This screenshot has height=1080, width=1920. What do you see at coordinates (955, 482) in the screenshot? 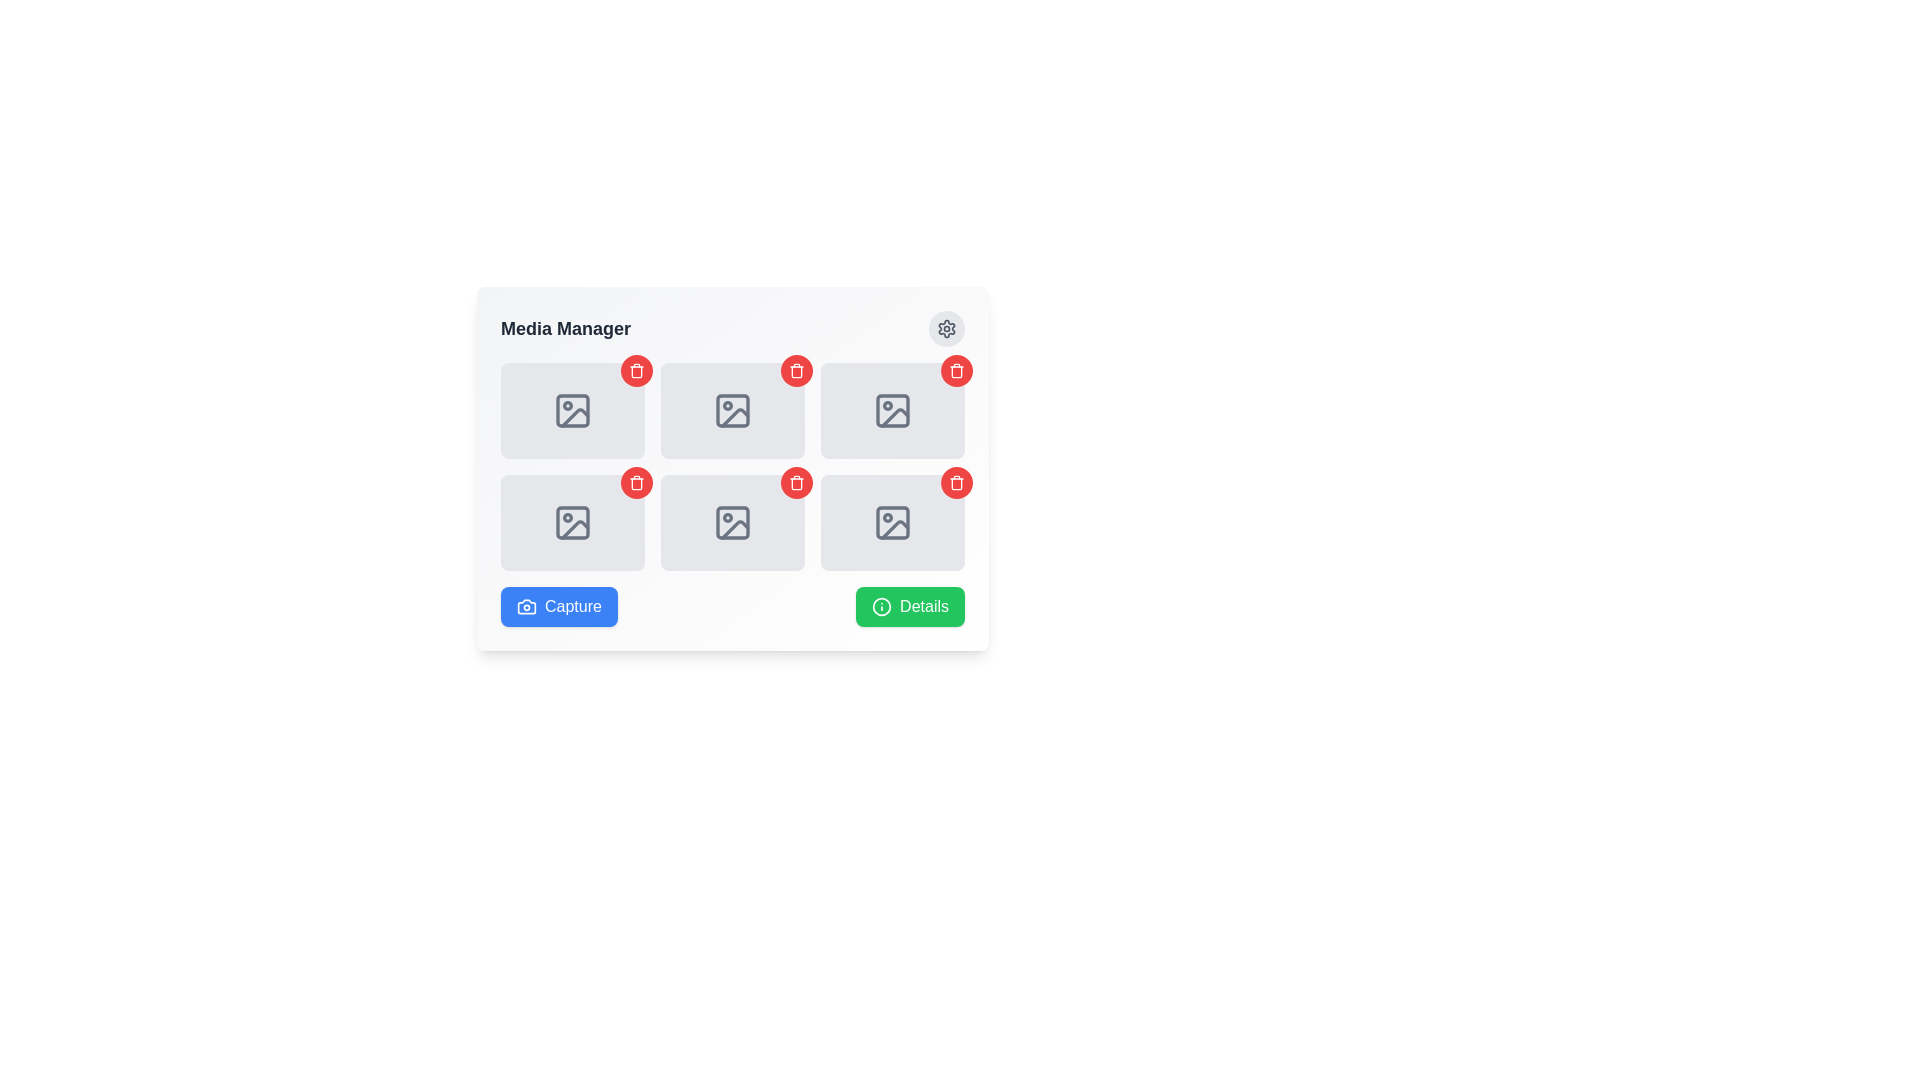
I see `the trash icon button with a red circular background located at the top-right corner of the third media box in the second row to initiate a delete action` at bounding box center [955, 482].